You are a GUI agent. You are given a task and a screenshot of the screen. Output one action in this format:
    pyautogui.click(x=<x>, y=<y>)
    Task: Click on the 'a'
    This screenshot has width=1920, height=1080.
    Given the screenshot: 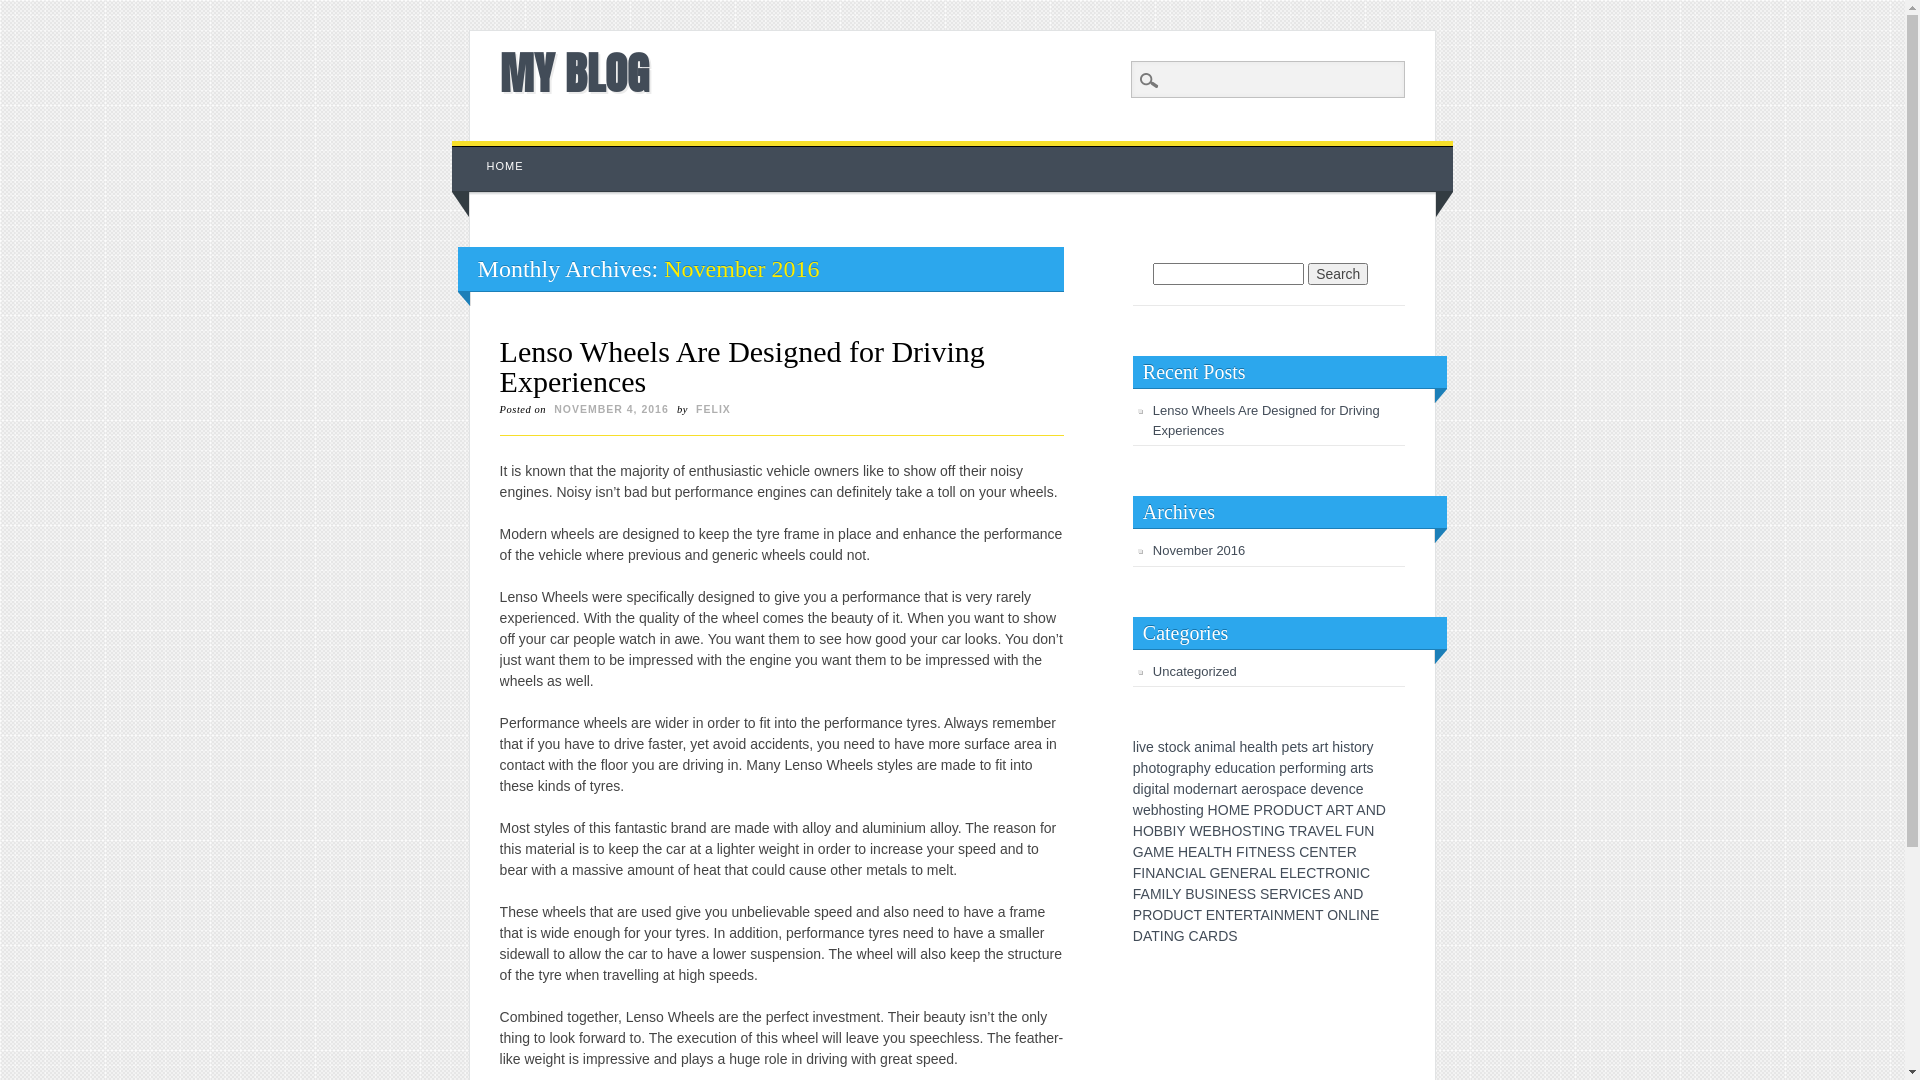 What is the action you would take?
    pyautogui.click(x=1247, y=766)
    